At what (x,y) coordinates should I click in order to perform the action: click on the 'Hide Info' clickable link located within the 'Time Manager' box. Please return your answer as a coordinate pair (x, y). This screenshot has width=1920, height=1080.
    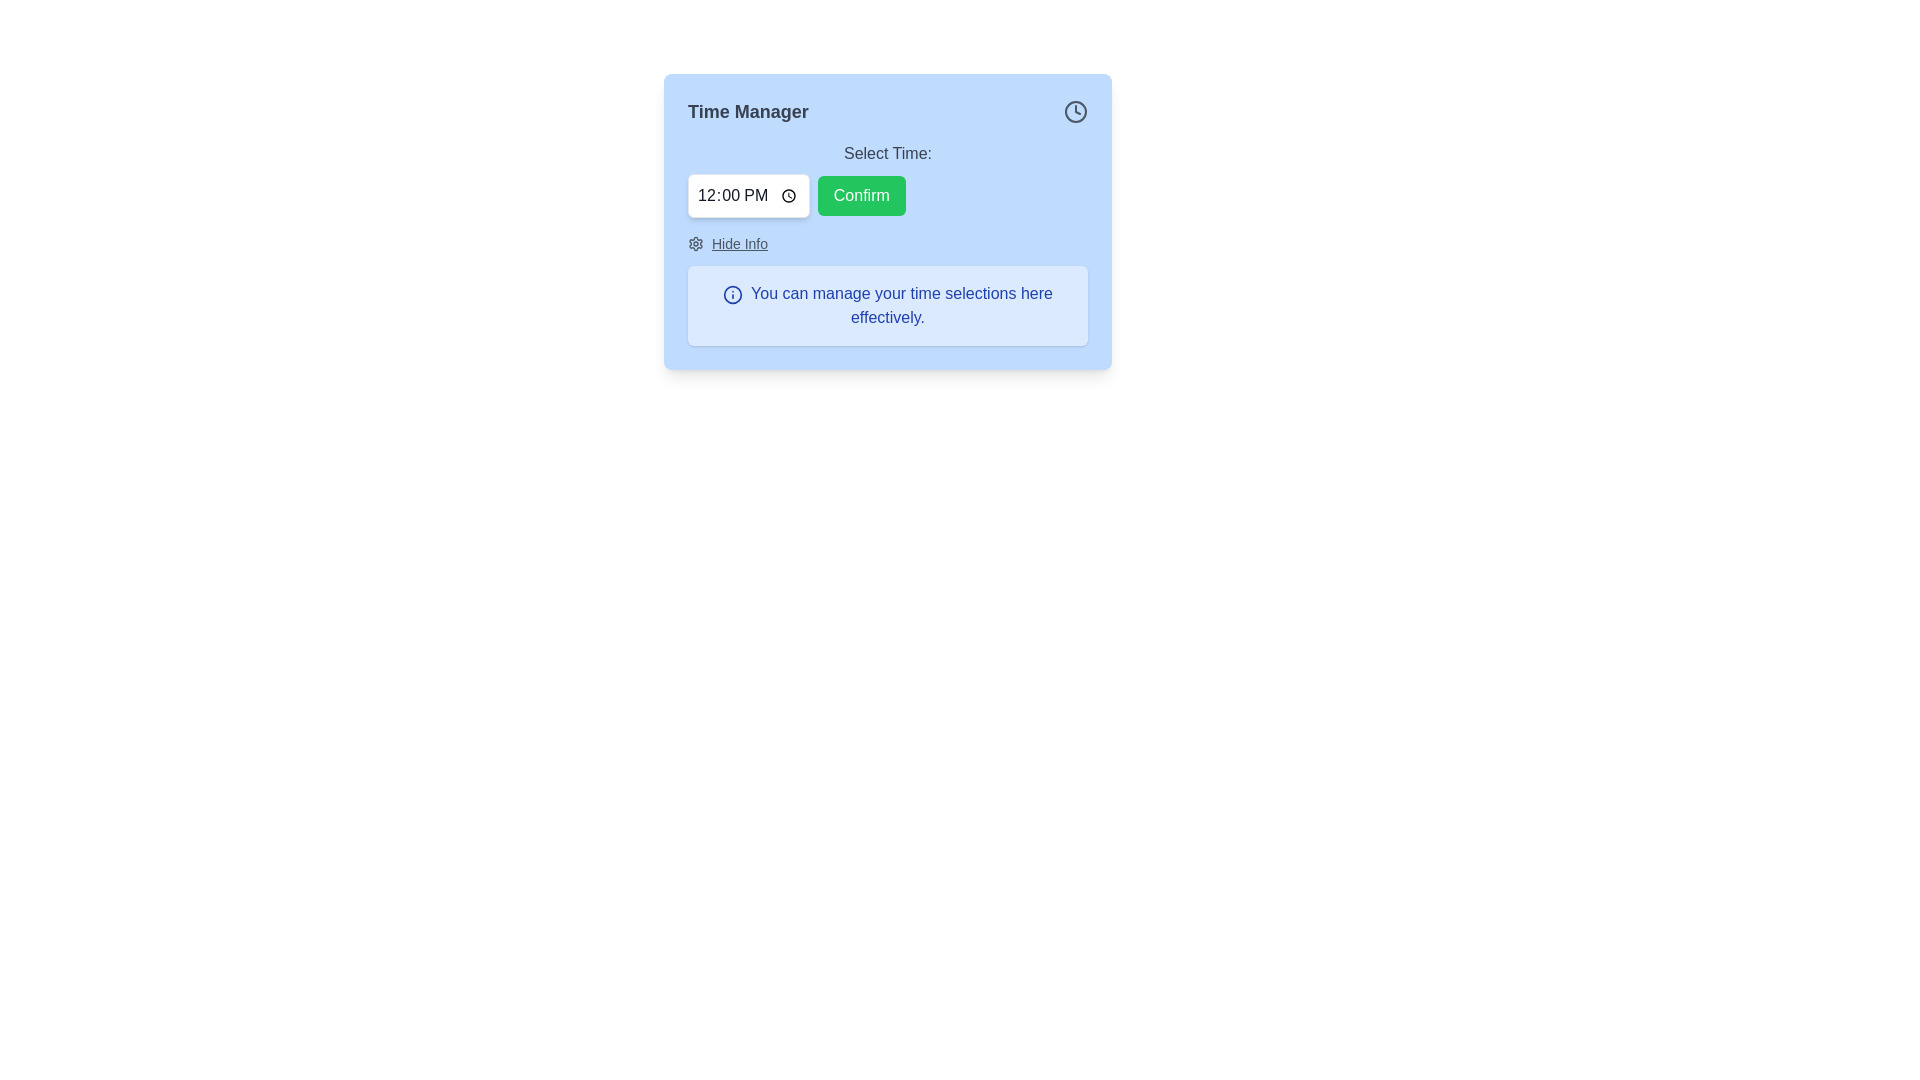
    Looking at the image, I should click on (727, 242).